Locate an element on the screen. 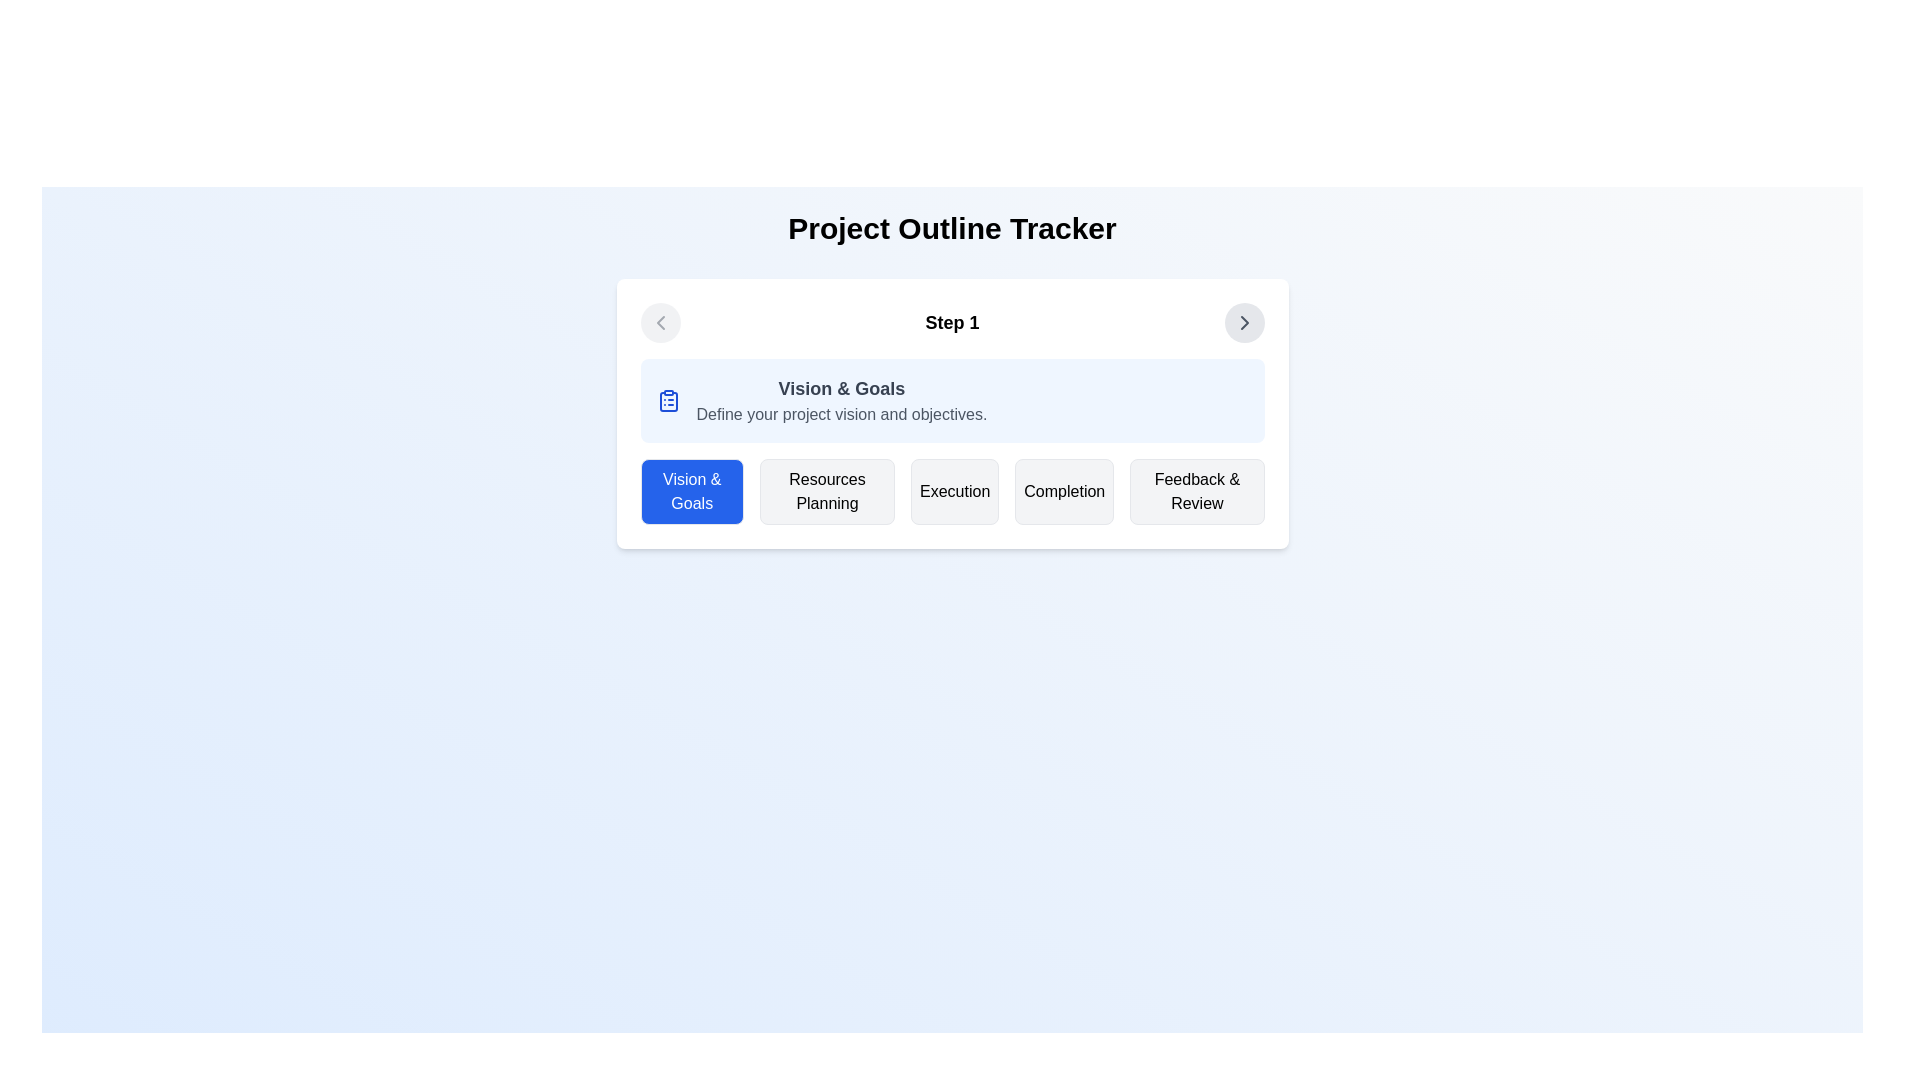  the 'Feedback & Review' button, which is a rectangular button with rounded corners and a light gray background is located at coordinates (1197, 492).